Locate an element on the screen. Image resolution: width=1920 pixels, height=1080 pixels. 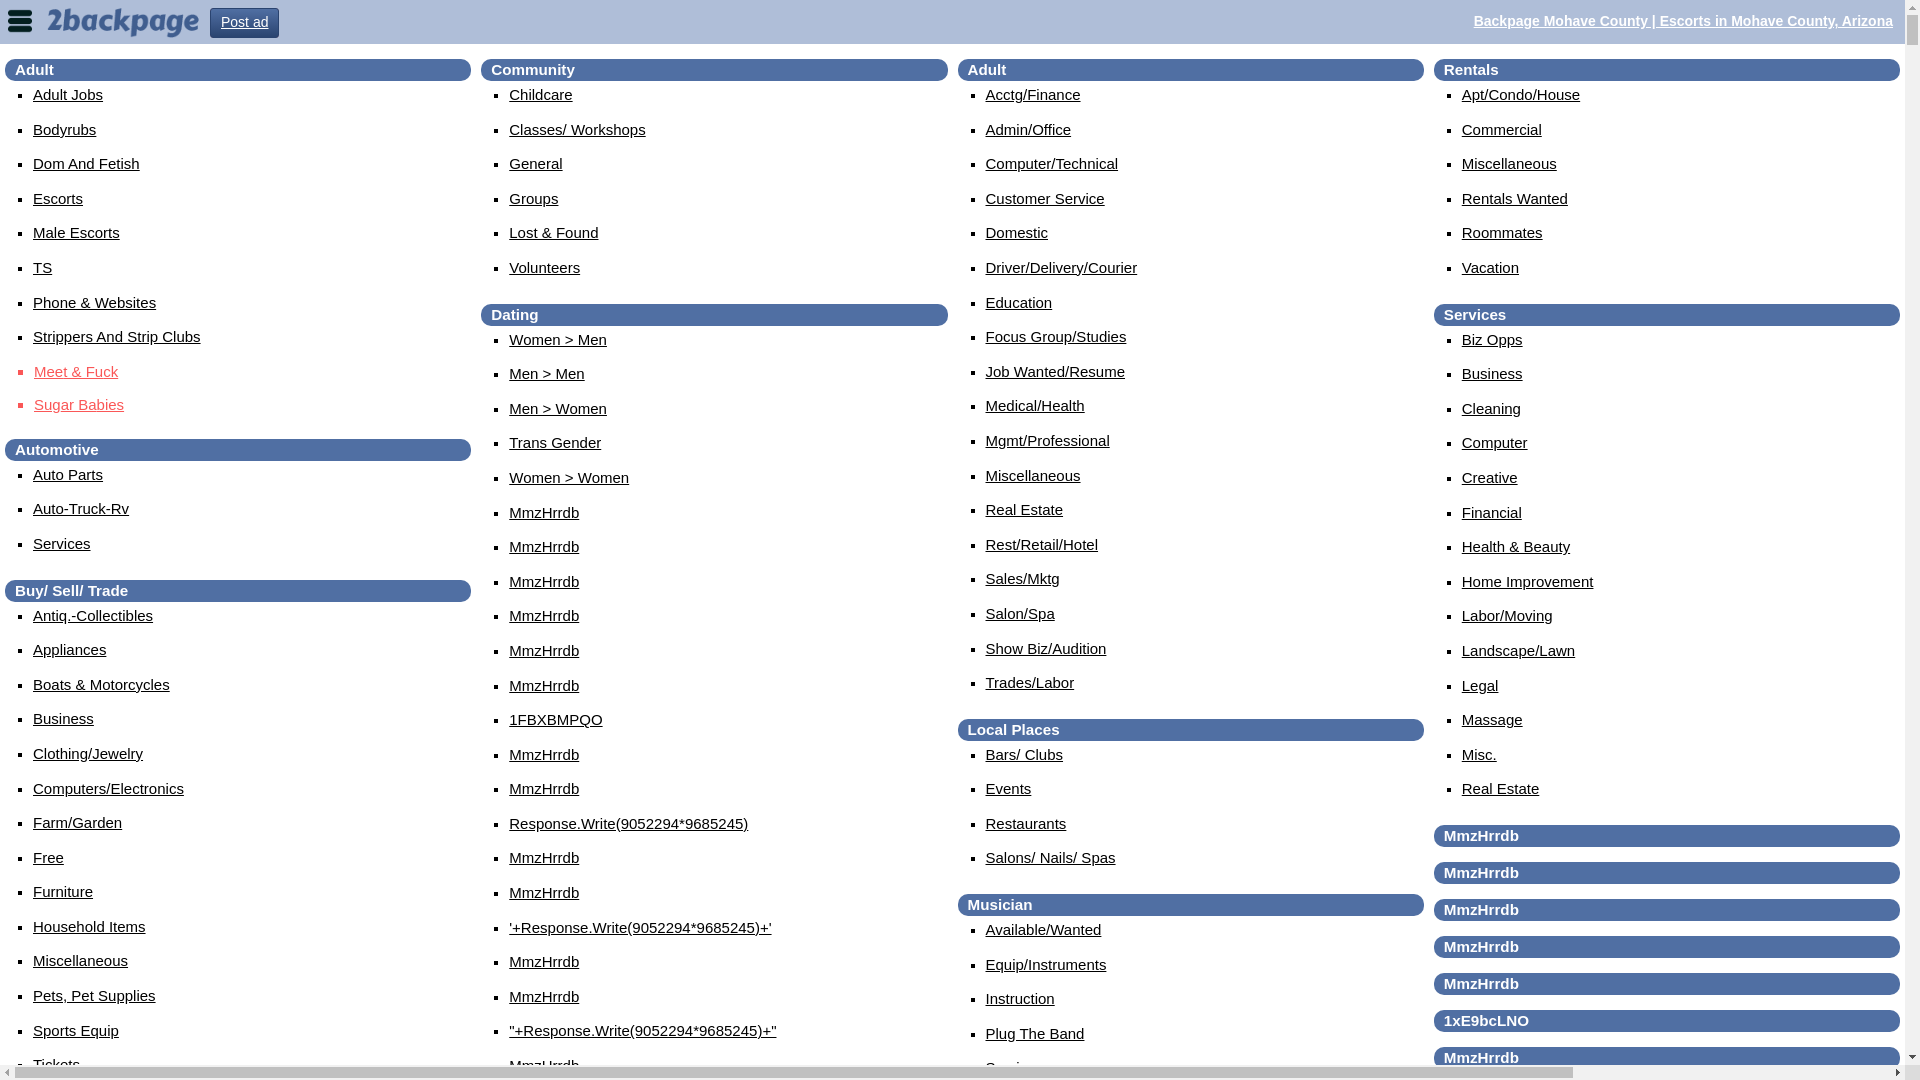
'Men > Men' is located at coordinates (546, 373).